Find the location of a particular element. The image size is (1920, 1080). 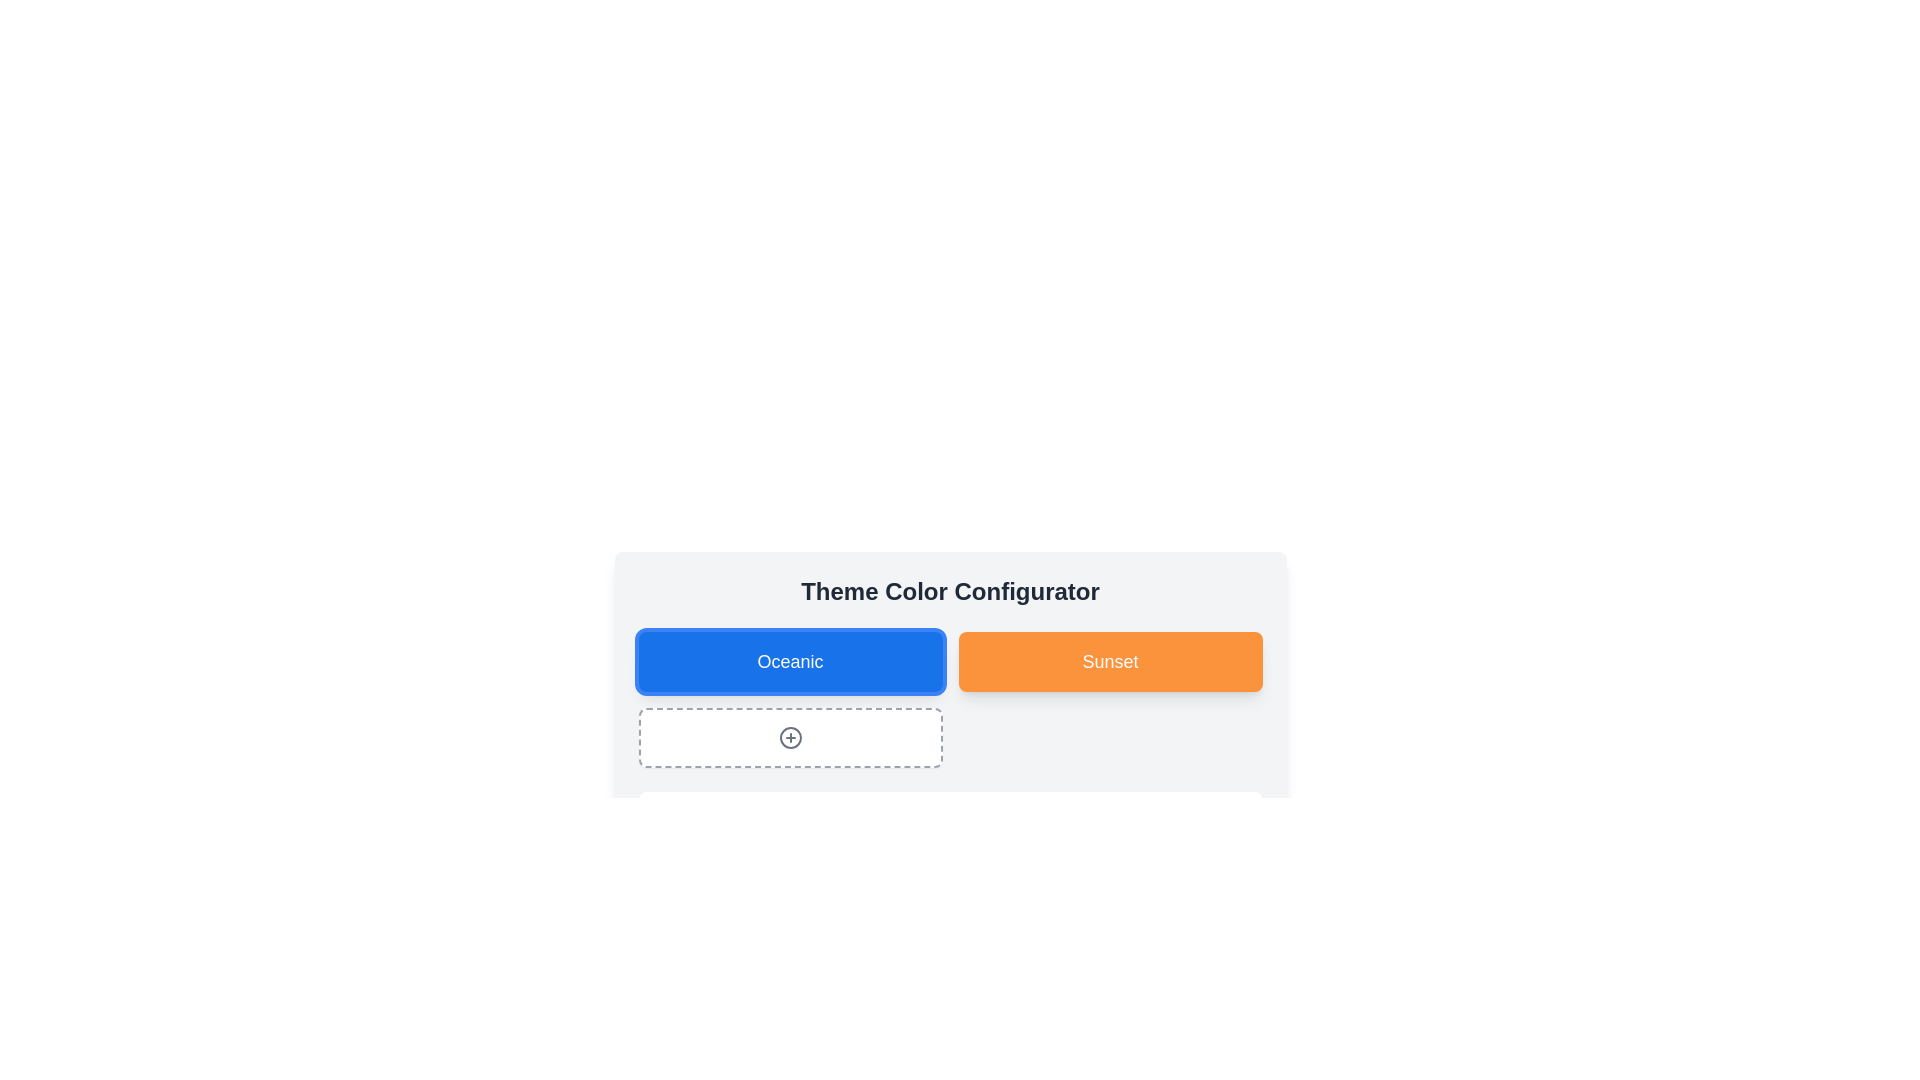

the circular icon button with a plus sign in its center, located below the 'Oceanic' and 'Sunset' buttons is located at coordinates (789, 737).